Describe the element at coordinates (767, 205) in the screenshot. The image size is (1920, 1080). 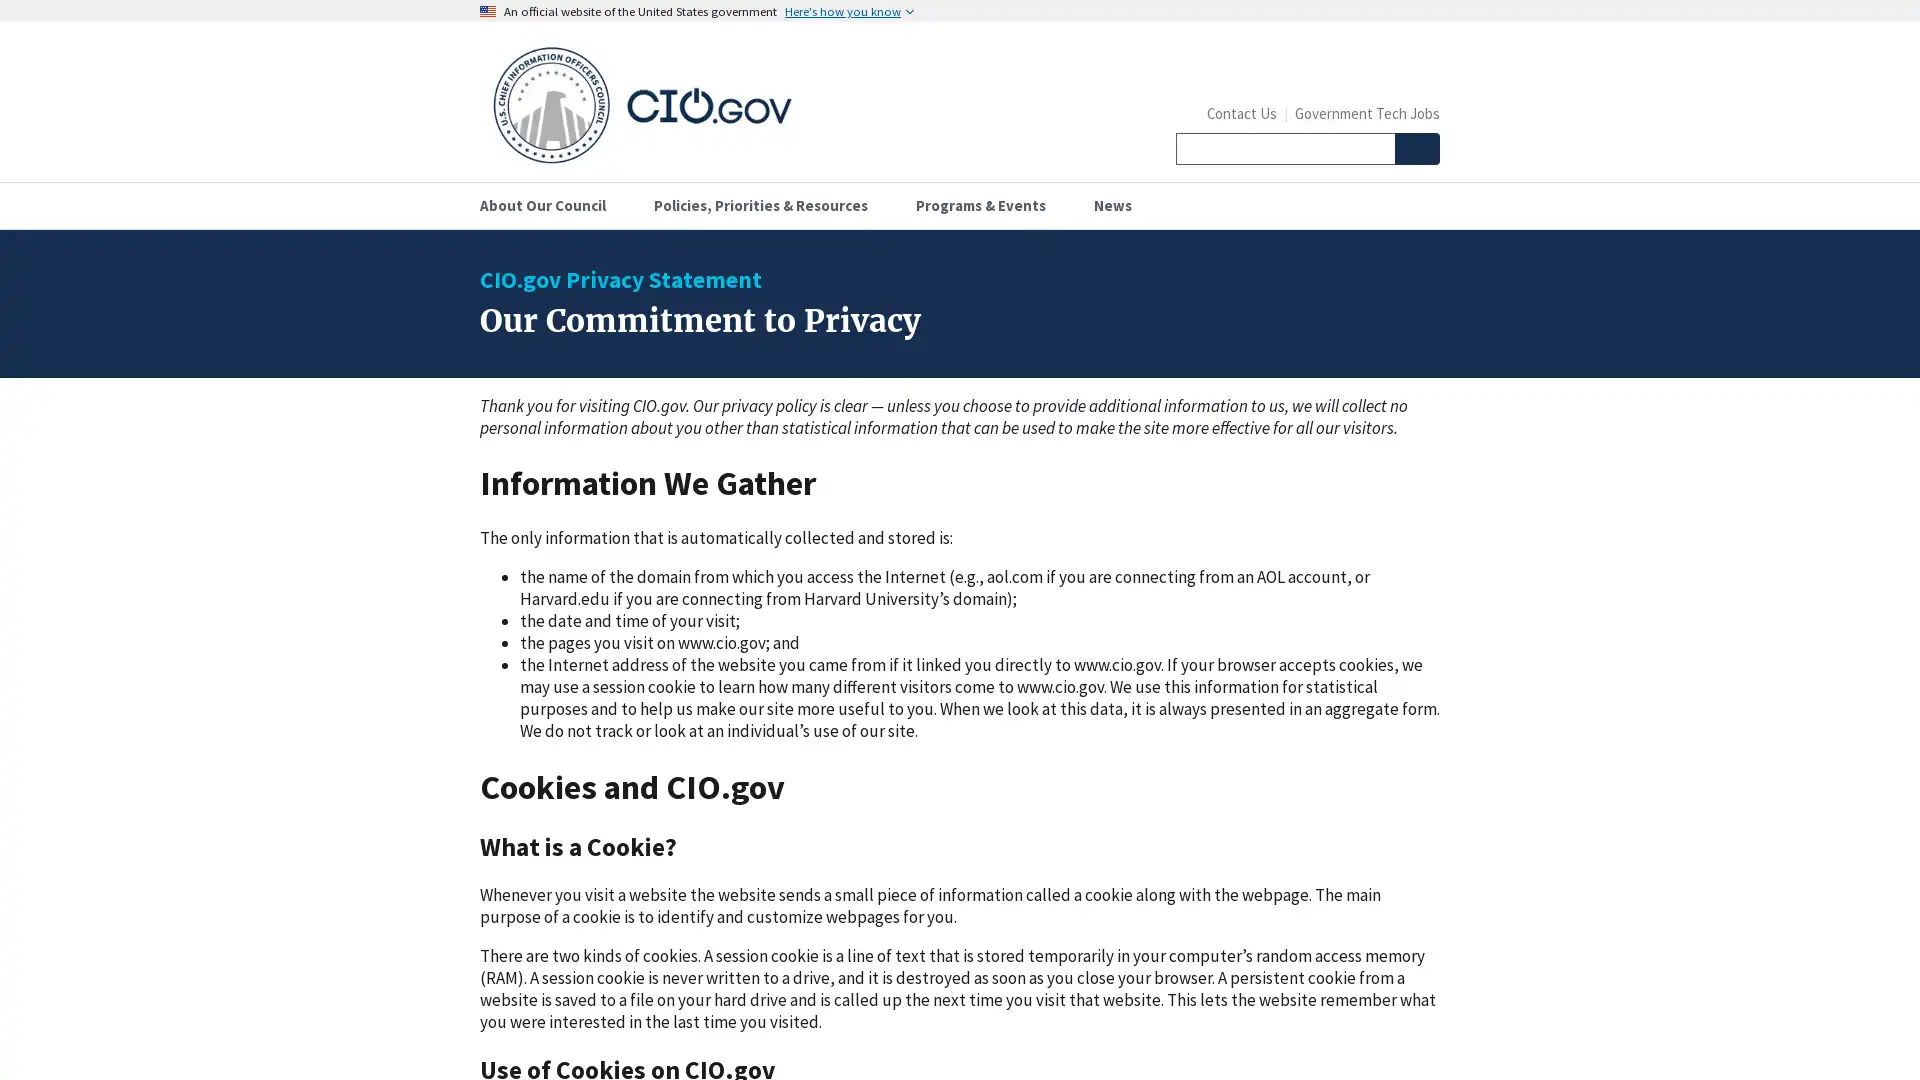
I see `Policies, Priorities & Resources` at that location.